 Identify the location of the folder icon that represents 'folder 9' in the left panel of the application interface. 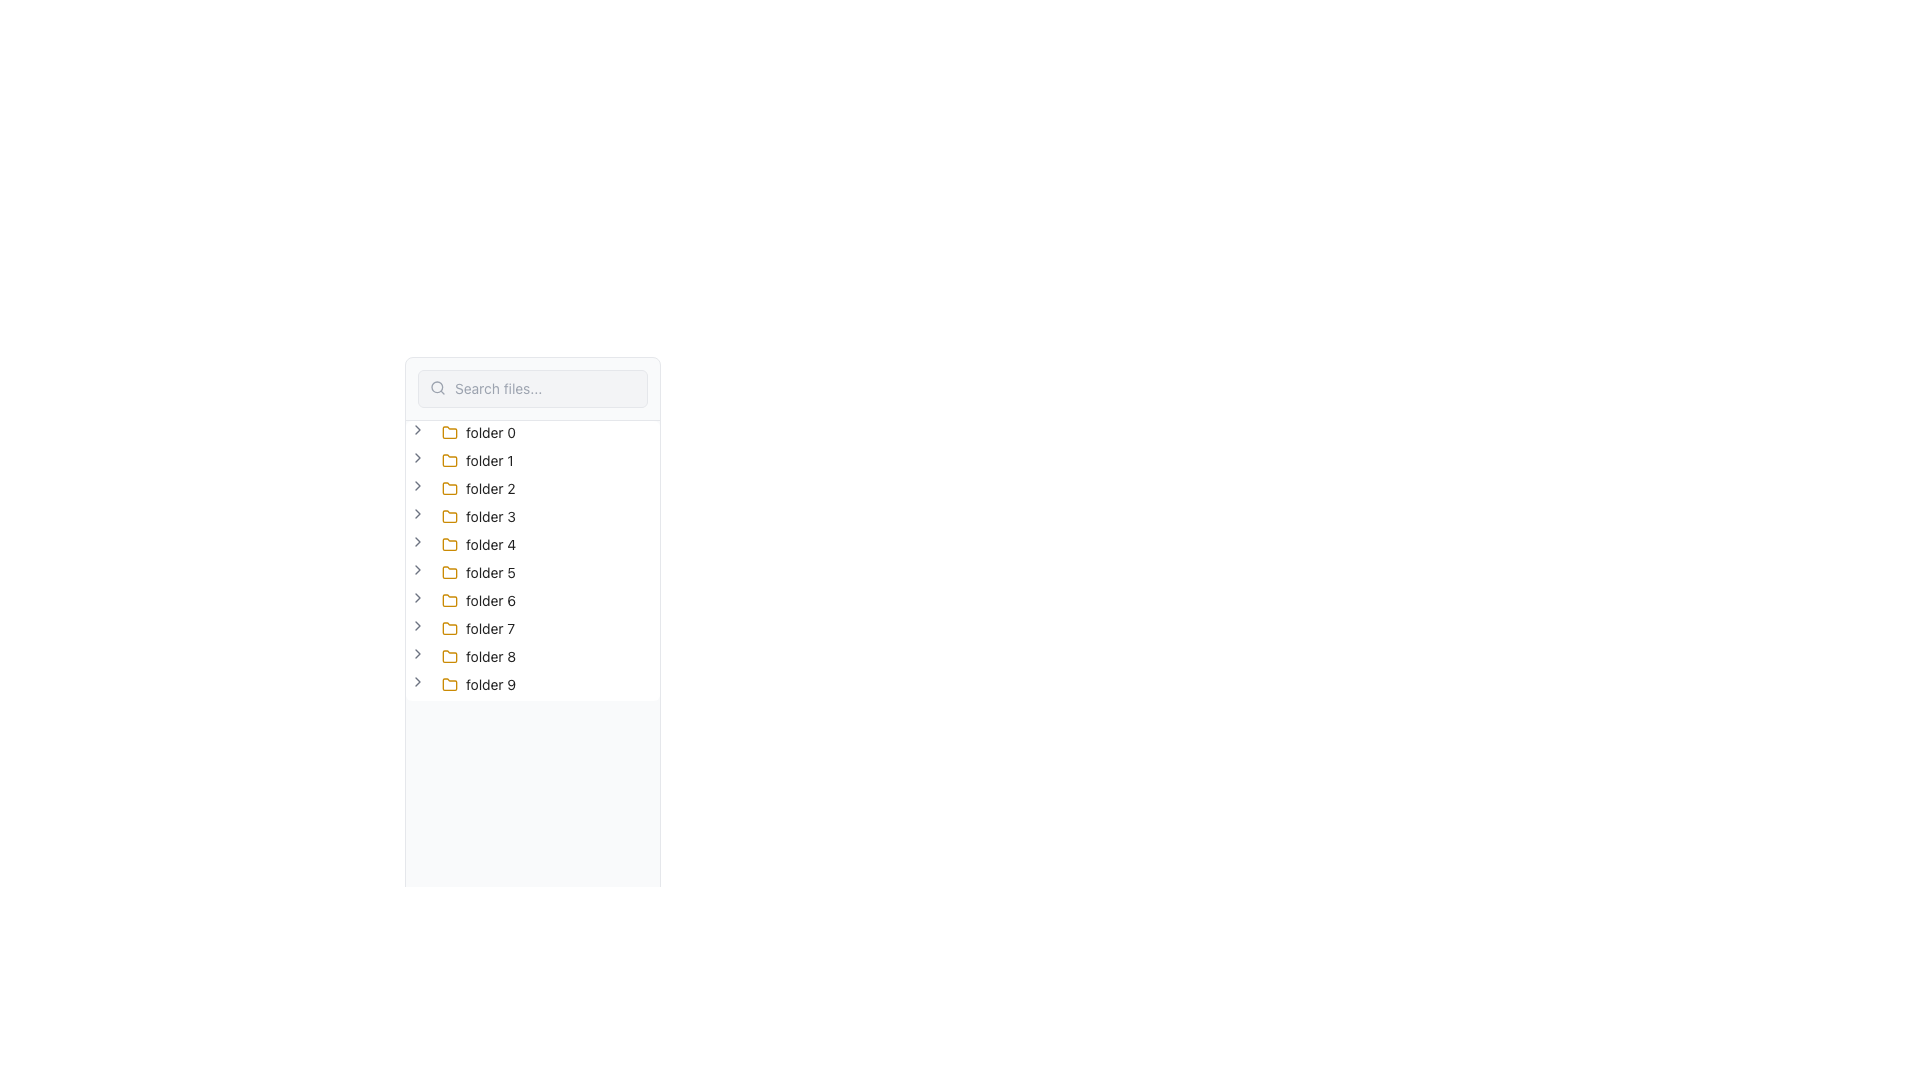
(449, 684).